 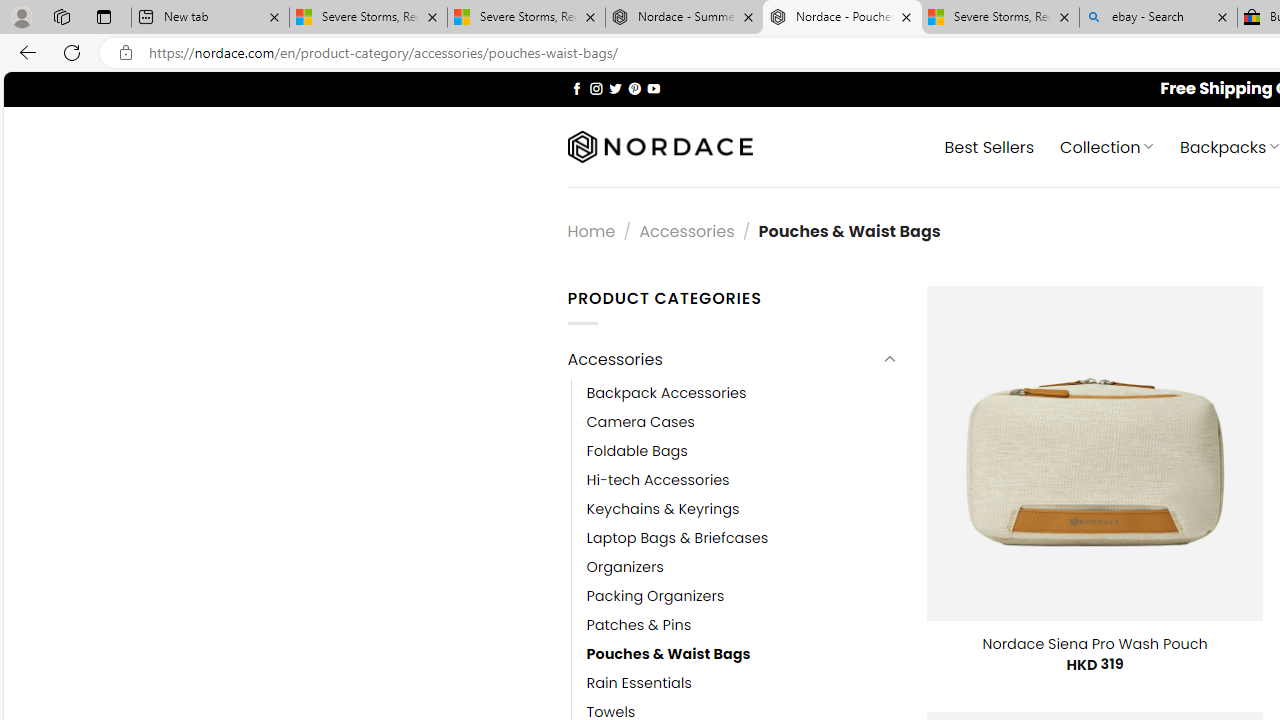 What do you see at coordinates (657, 480) in the screenshot?
I see `'Hi-tech Accessories'` at bounding box center [657, 480].